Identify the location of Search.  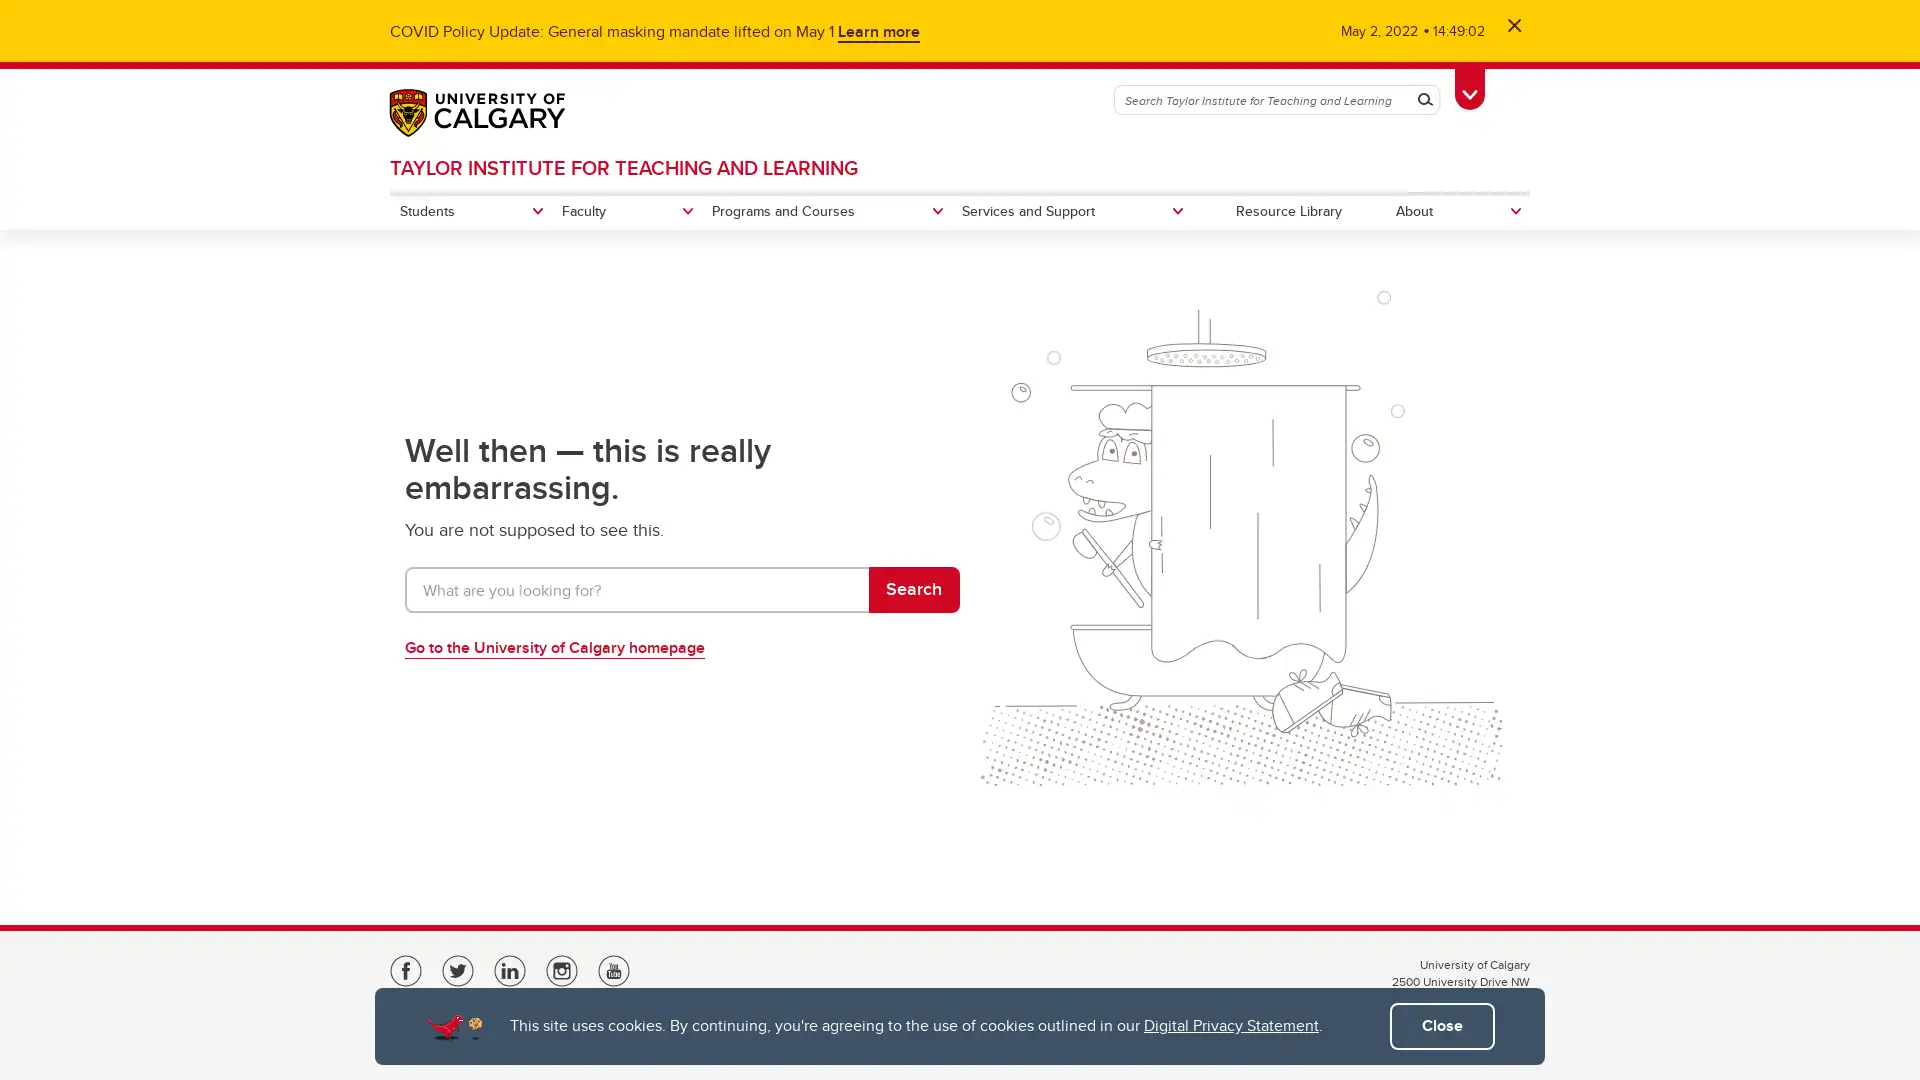
(912, 589).